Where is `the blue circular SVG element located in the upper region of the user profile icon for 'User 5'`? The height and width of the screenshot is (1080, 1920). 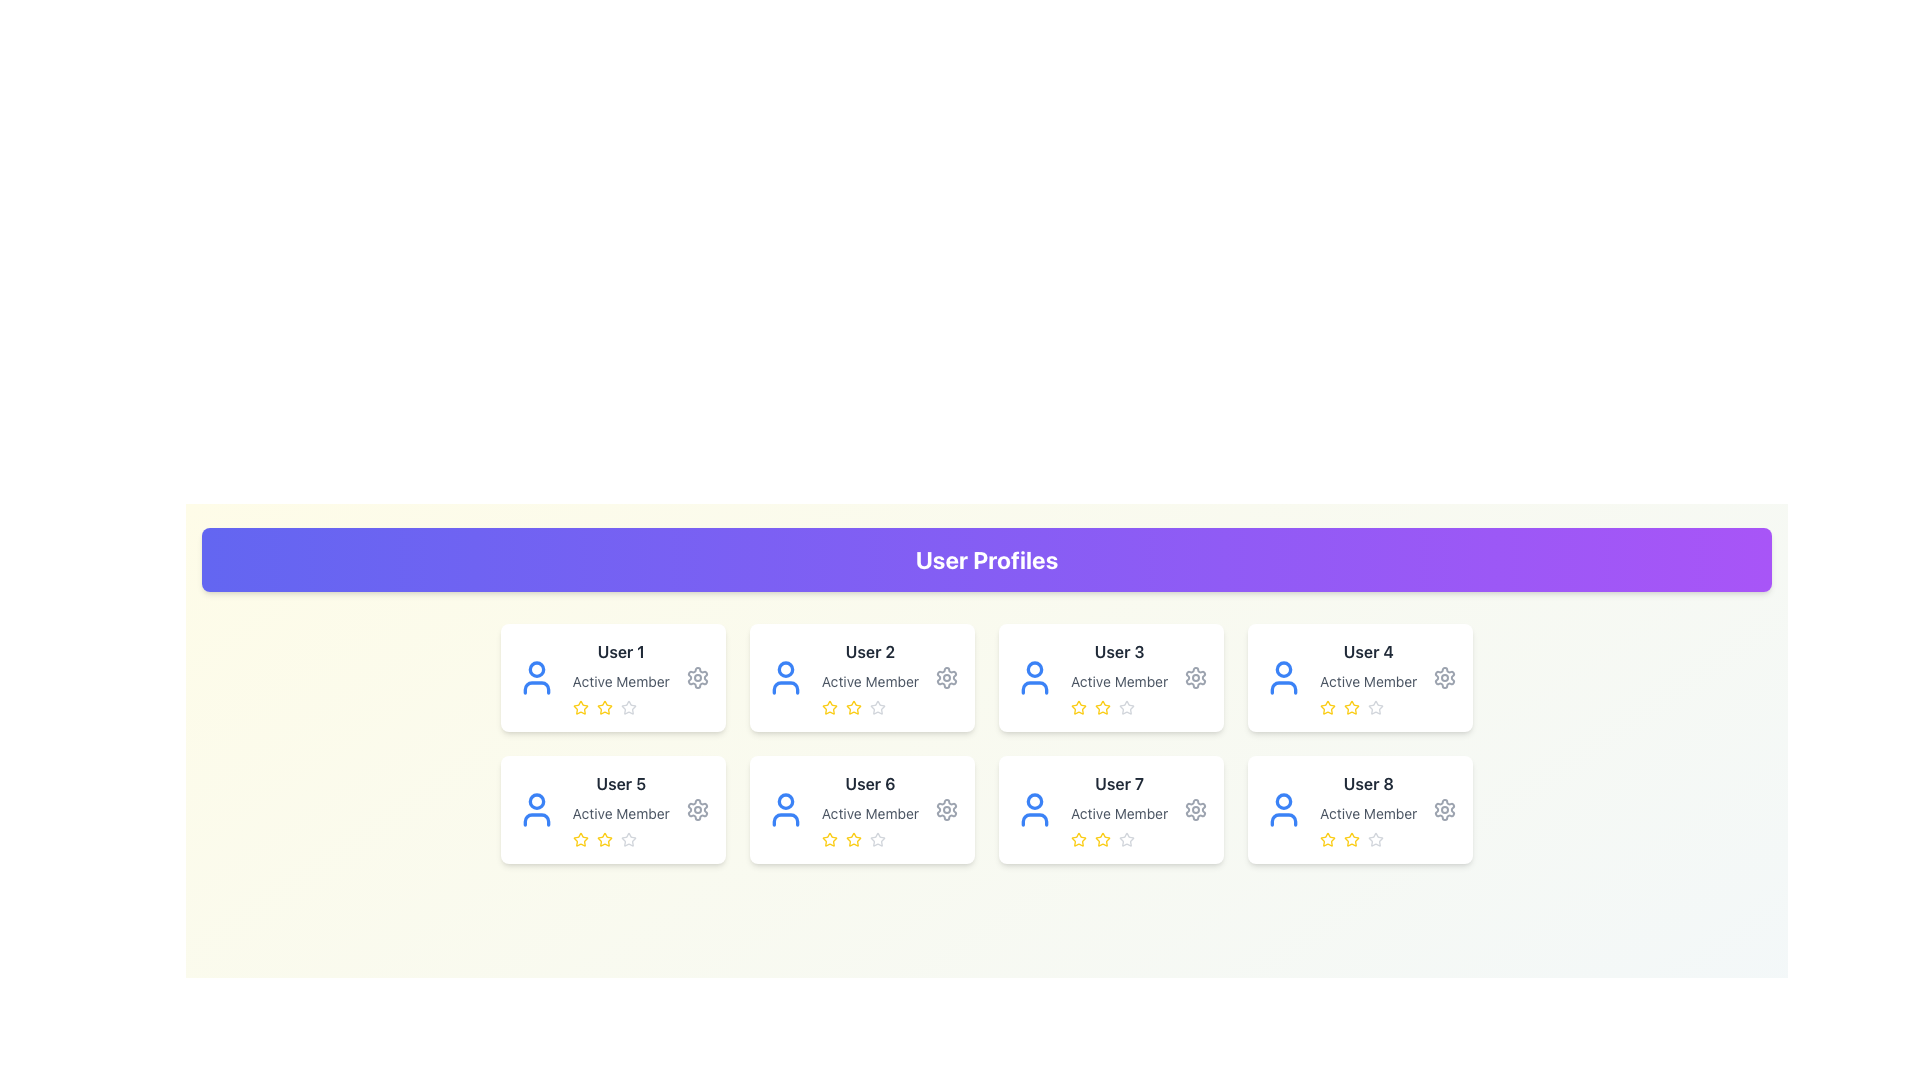
the blue circular SVG element located in the upper region of the user profile icon for 'User 5' is located at coordinates (536, 800).